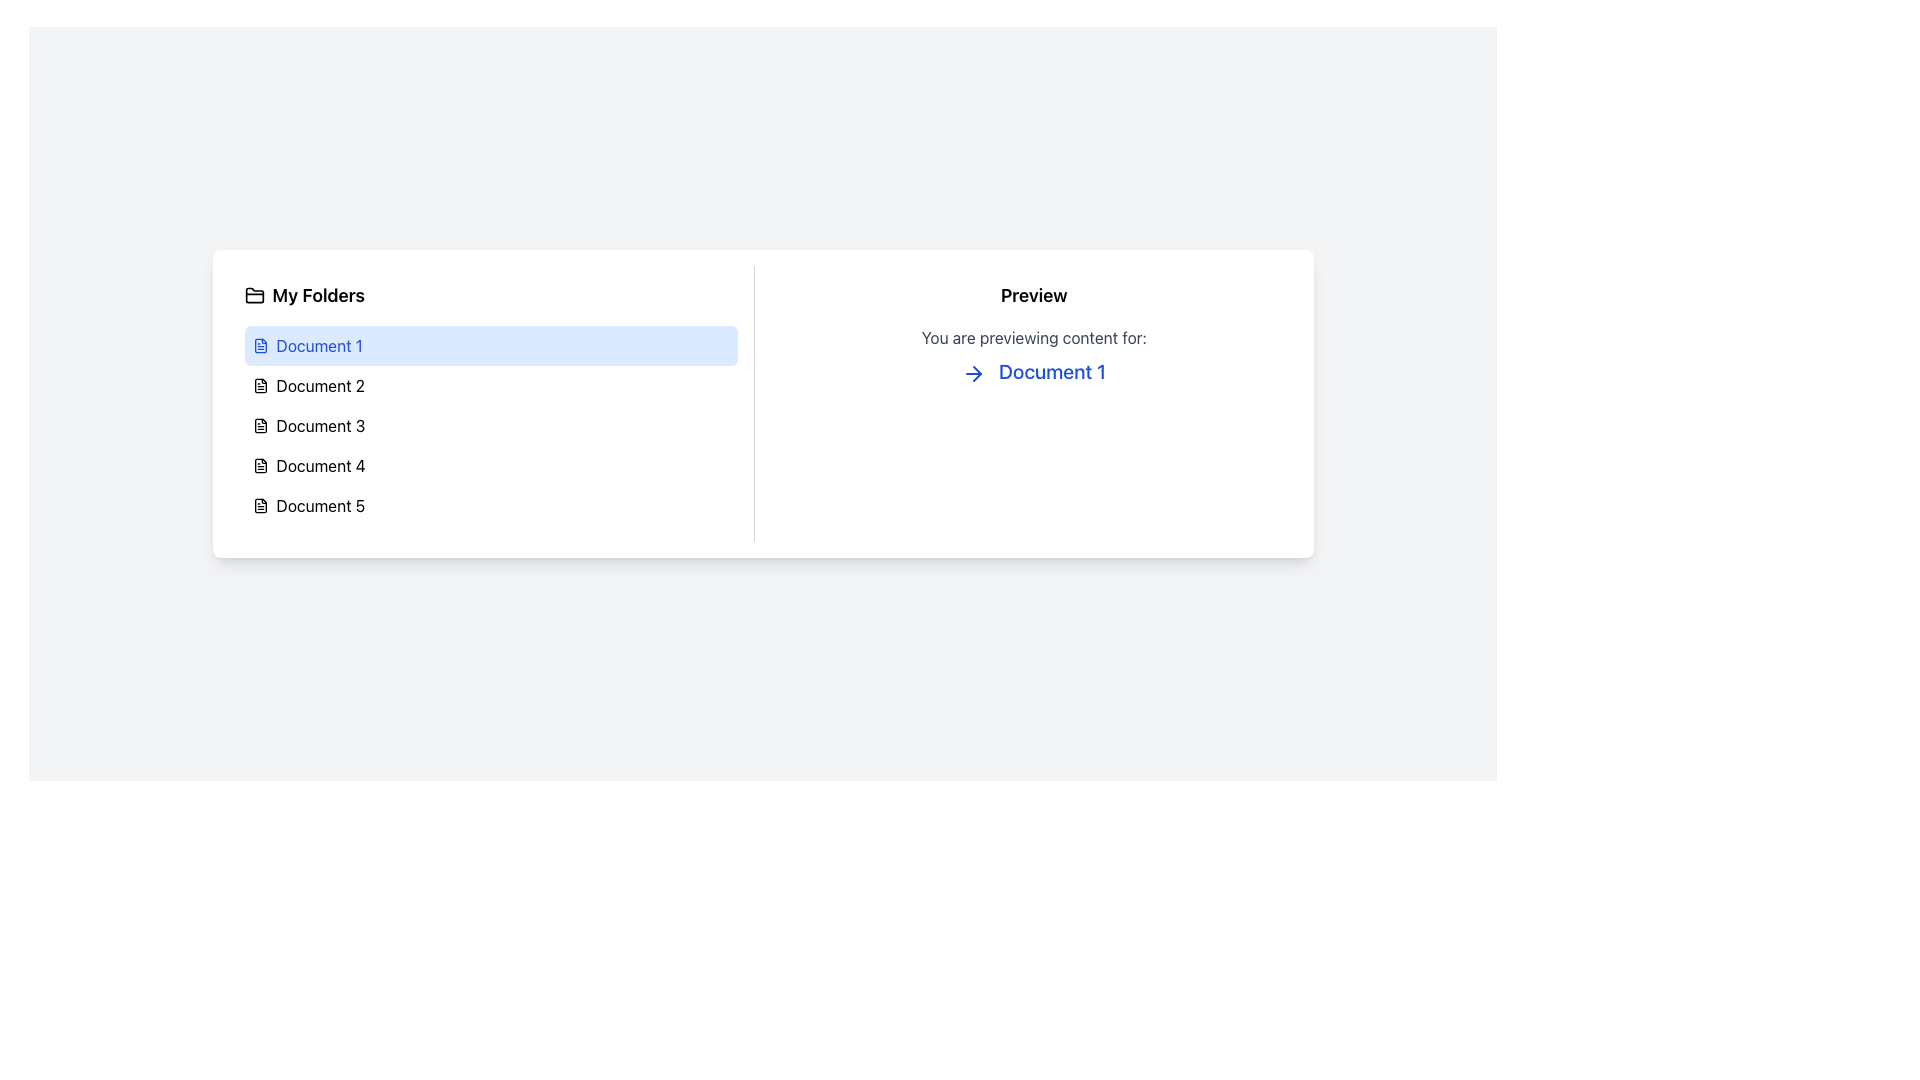 The width and height of the screenshot is (1920, 1080). I want to click on the arrow icon located in the 'Preview' section, directly to the left of the 'Document 1' text, so click(977, 373).